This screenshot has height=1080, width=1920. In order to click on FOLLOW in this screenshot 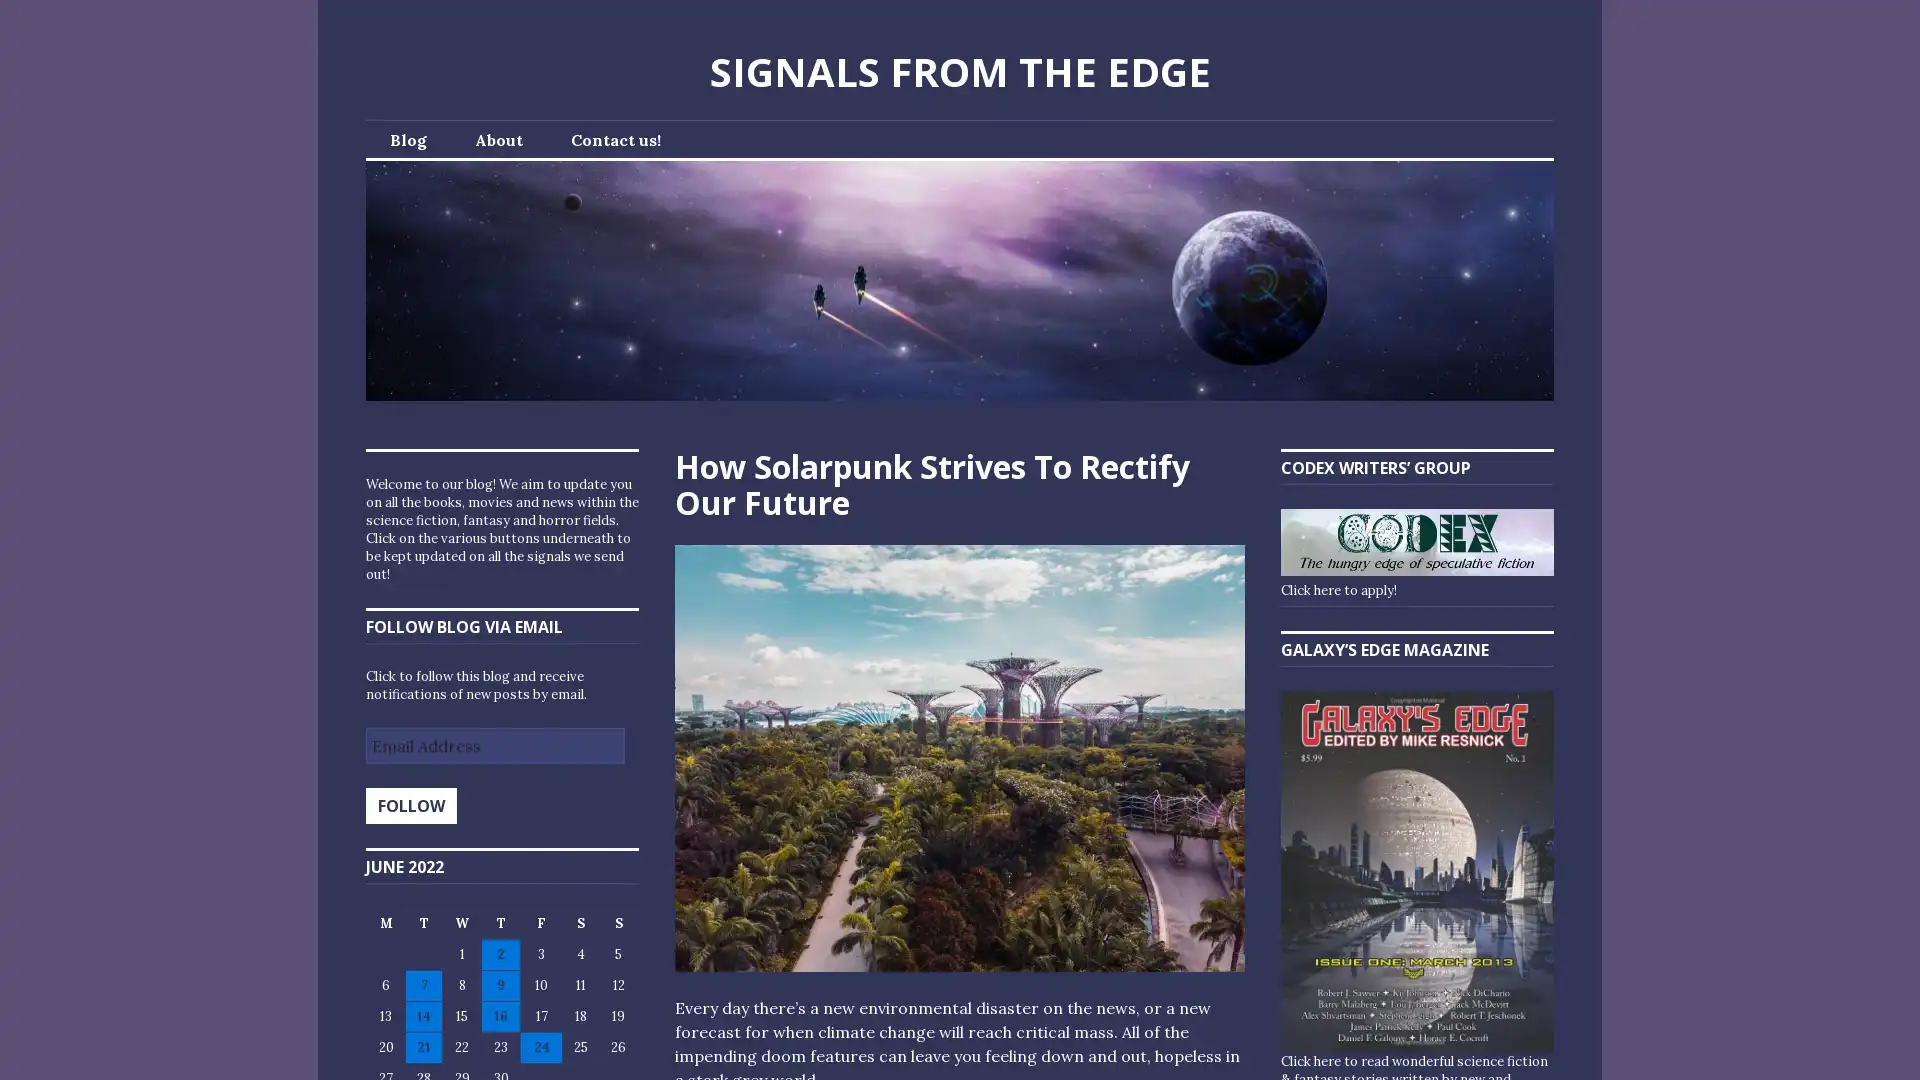, I will do `click(410, 805)`.